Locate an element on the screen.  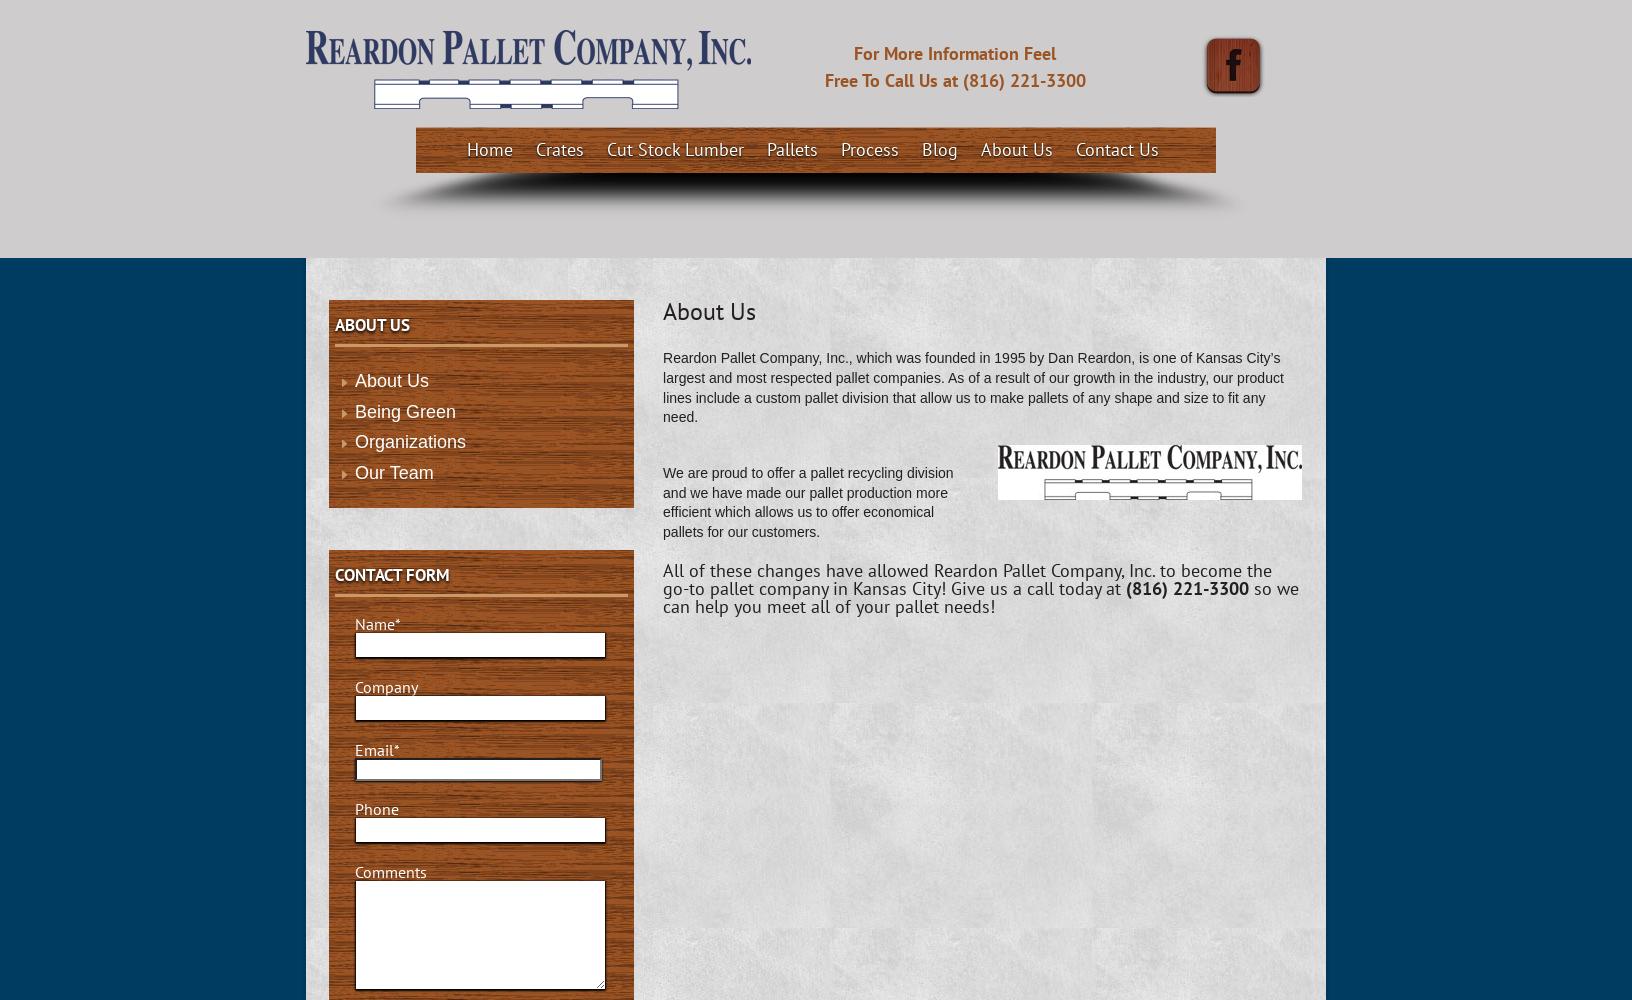
'Phone' is located at coordinates (376, 809).